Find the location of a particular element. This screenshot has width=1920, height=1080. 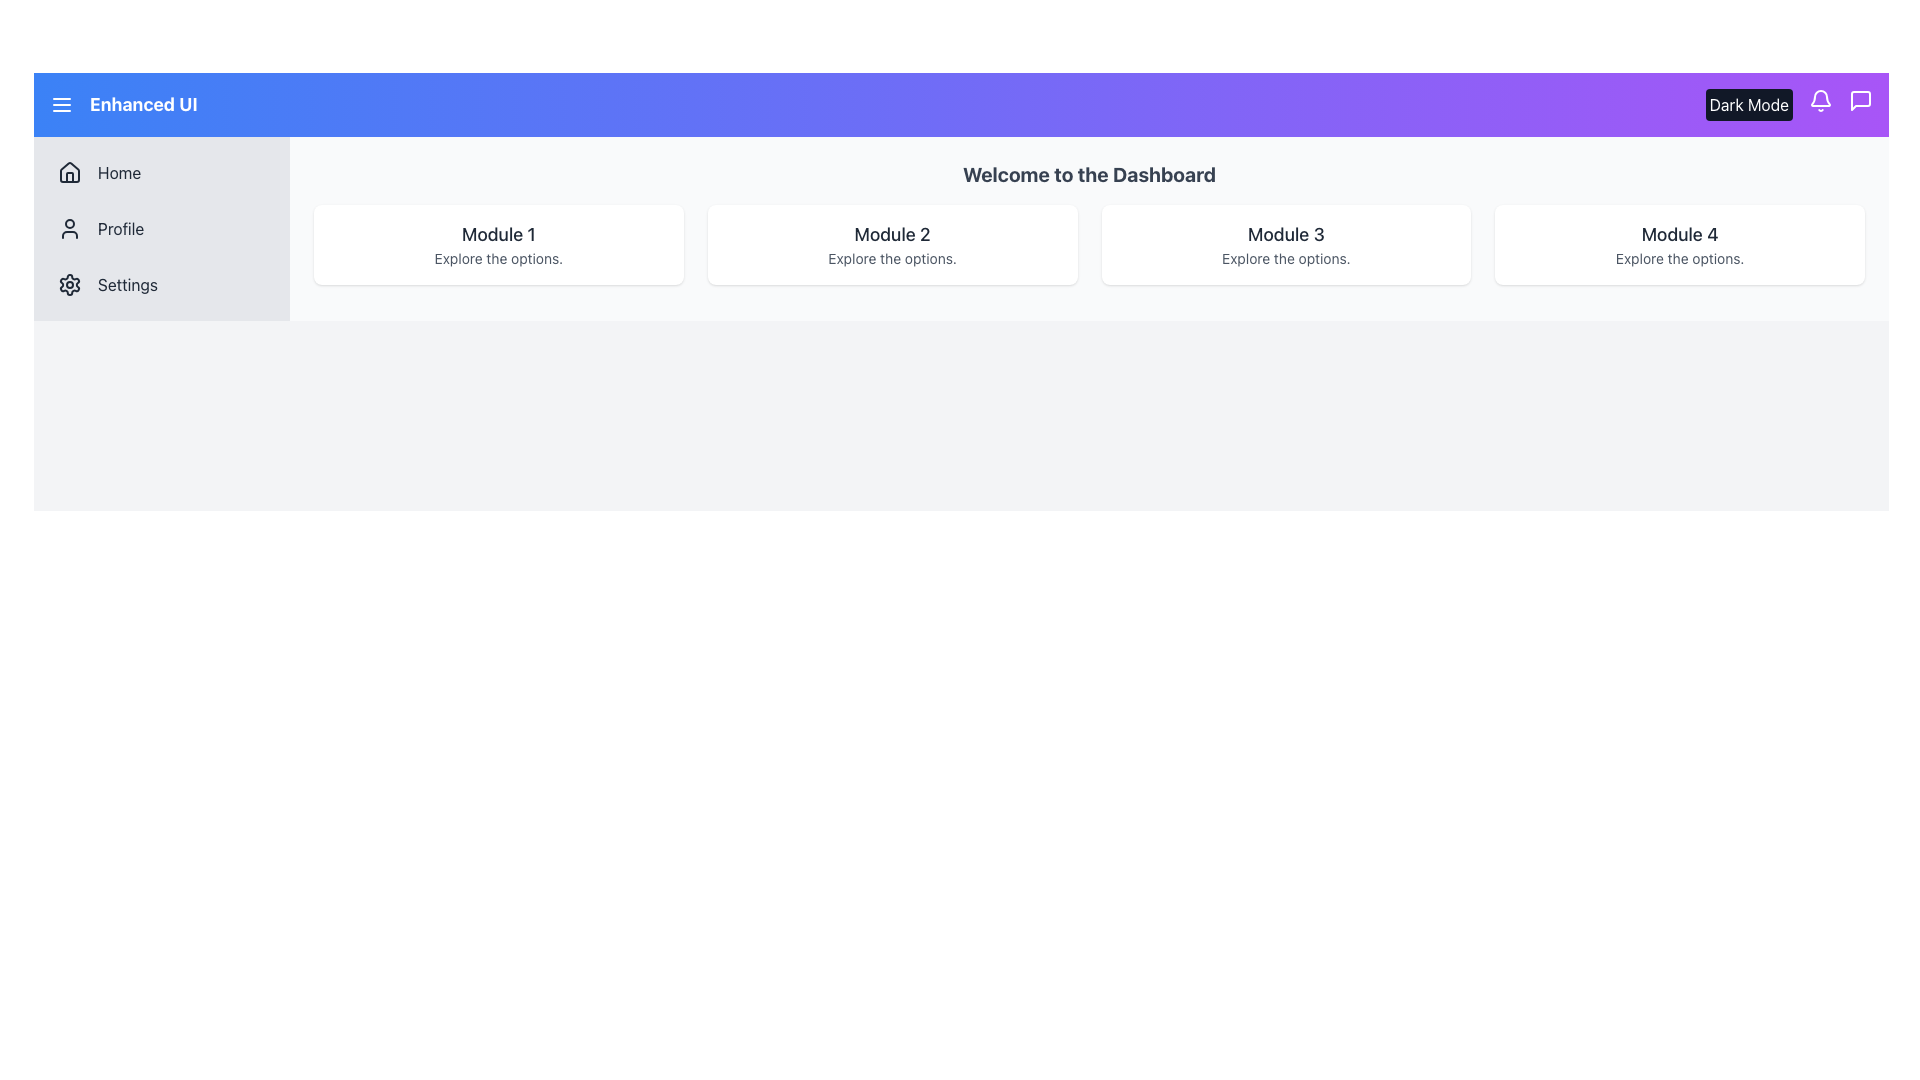

the 'Profile' icon in the left navigation area is located at coordinates (70, 227).